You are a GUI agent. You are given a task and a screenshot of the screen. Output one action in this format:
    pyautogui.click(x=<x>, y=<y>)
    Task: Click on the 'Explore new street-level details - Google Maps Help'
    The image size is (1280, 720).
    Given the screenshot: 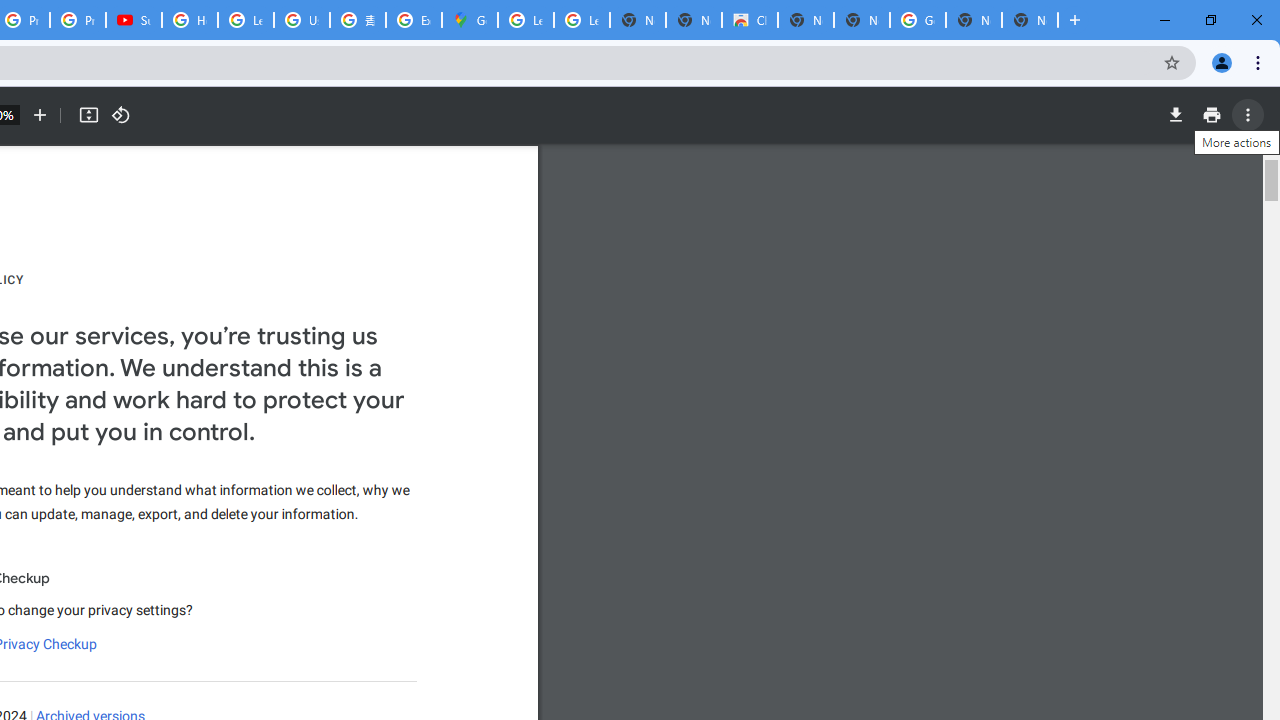 What is the action you would take?
    pyautogui.click(x=413, y=20)
    